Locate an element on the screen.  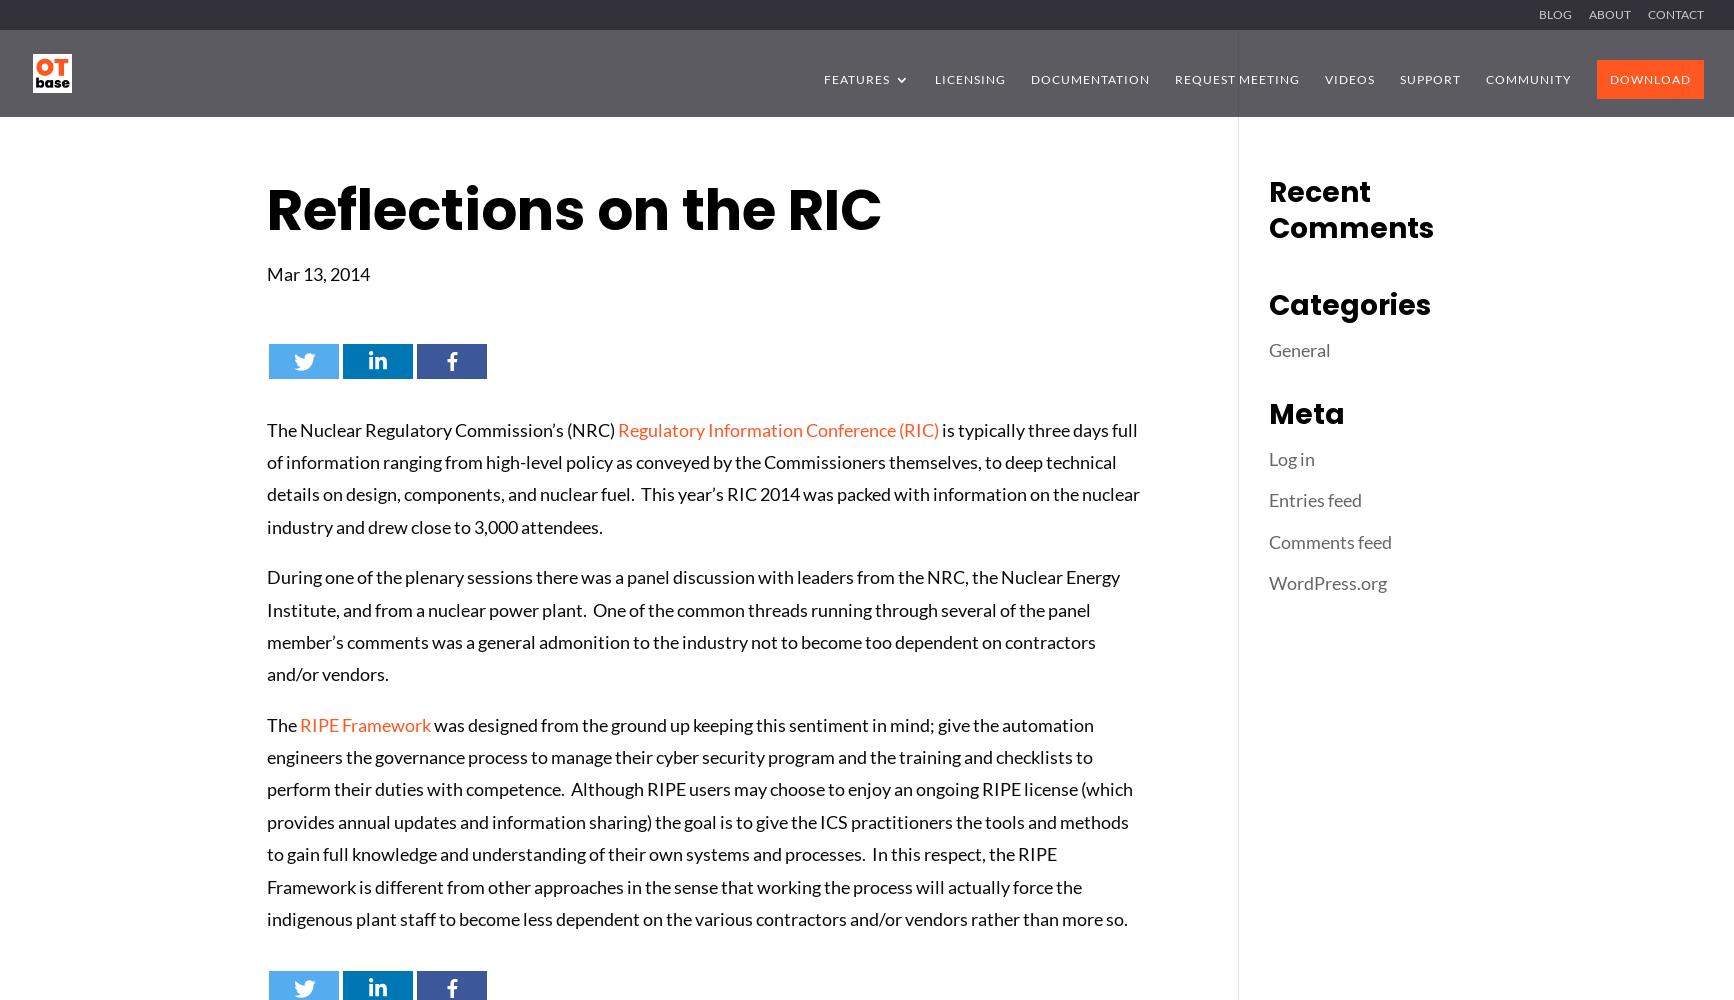
'was designed from the ground up keeping this sentiment in mind; give the automation engineers the governance process to manage their cyber security program and the training and checklists to perform their duties with competence.  Although RIPE users may choose to enjoy an ongoing RIPE license (which provides annual updates and information sharing) the goal is to give the ICS practitioners the tools and methods to gain full knowledge and understanding of their own systems and processes.  In this respect, the RIPE Framework is different from other approaches in the sense that working the process will actually force the indigenous plant staff to become less dependent on the various contractors and/or vendors rather than more so.' is located at coordinates (267, 820).